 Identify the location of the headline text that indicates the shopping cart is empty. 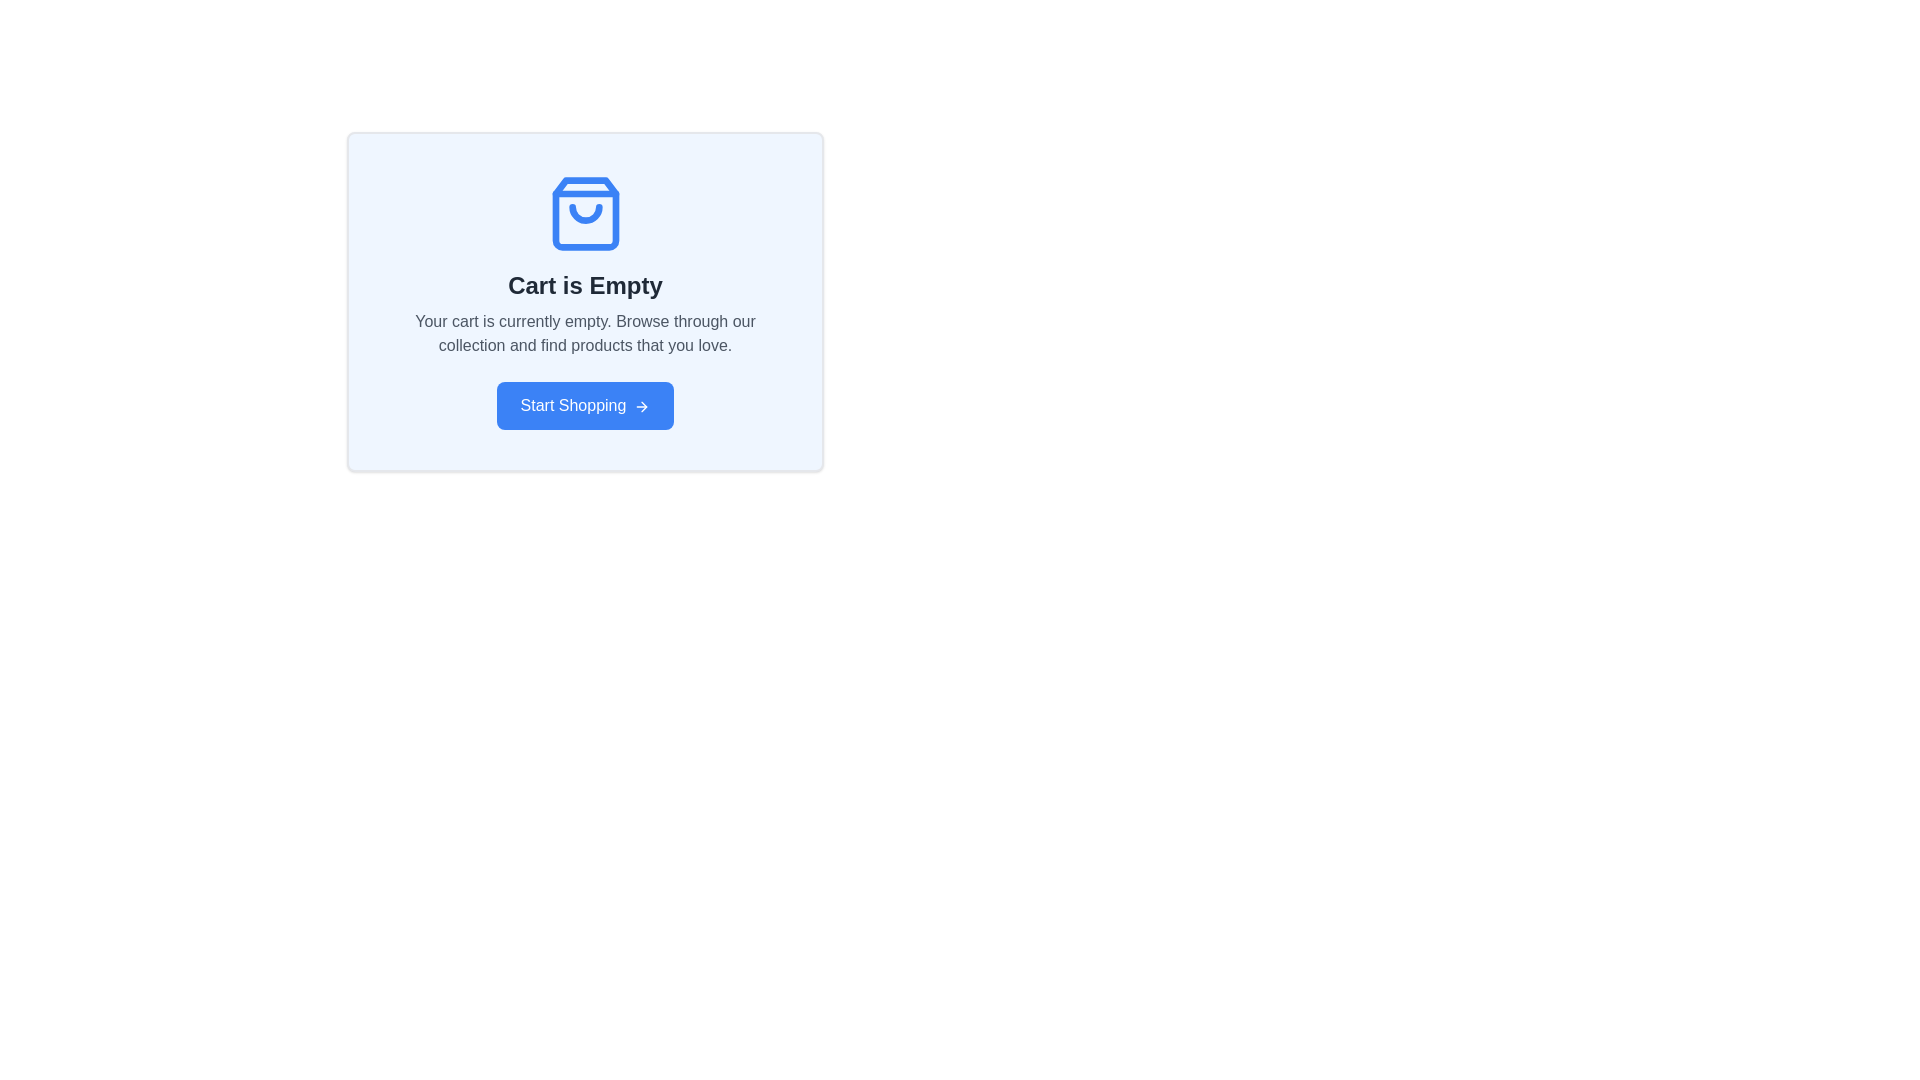
(584, 285).